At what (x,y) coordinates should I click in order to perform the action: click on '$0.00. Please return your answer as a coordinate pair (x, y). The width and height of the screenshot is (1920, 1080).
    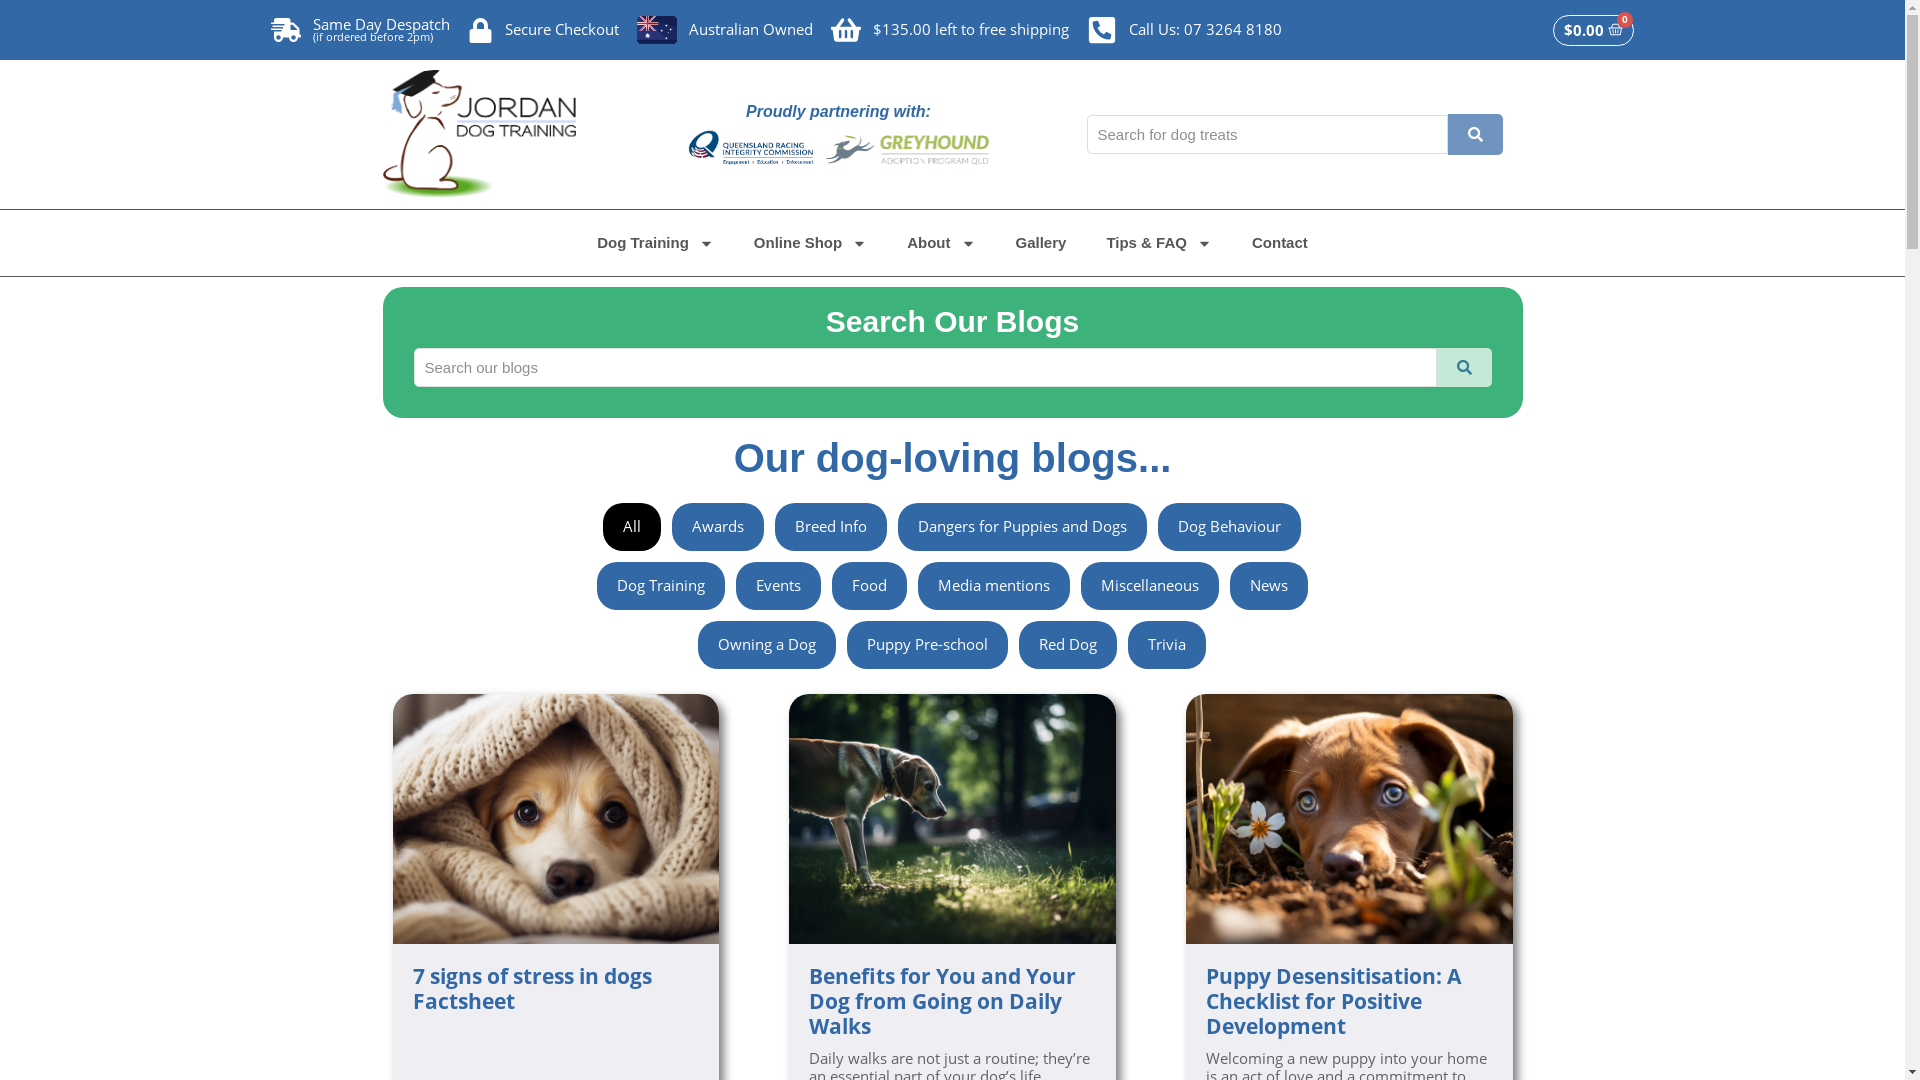
    Looking at the image, I should click on (1592, 29).